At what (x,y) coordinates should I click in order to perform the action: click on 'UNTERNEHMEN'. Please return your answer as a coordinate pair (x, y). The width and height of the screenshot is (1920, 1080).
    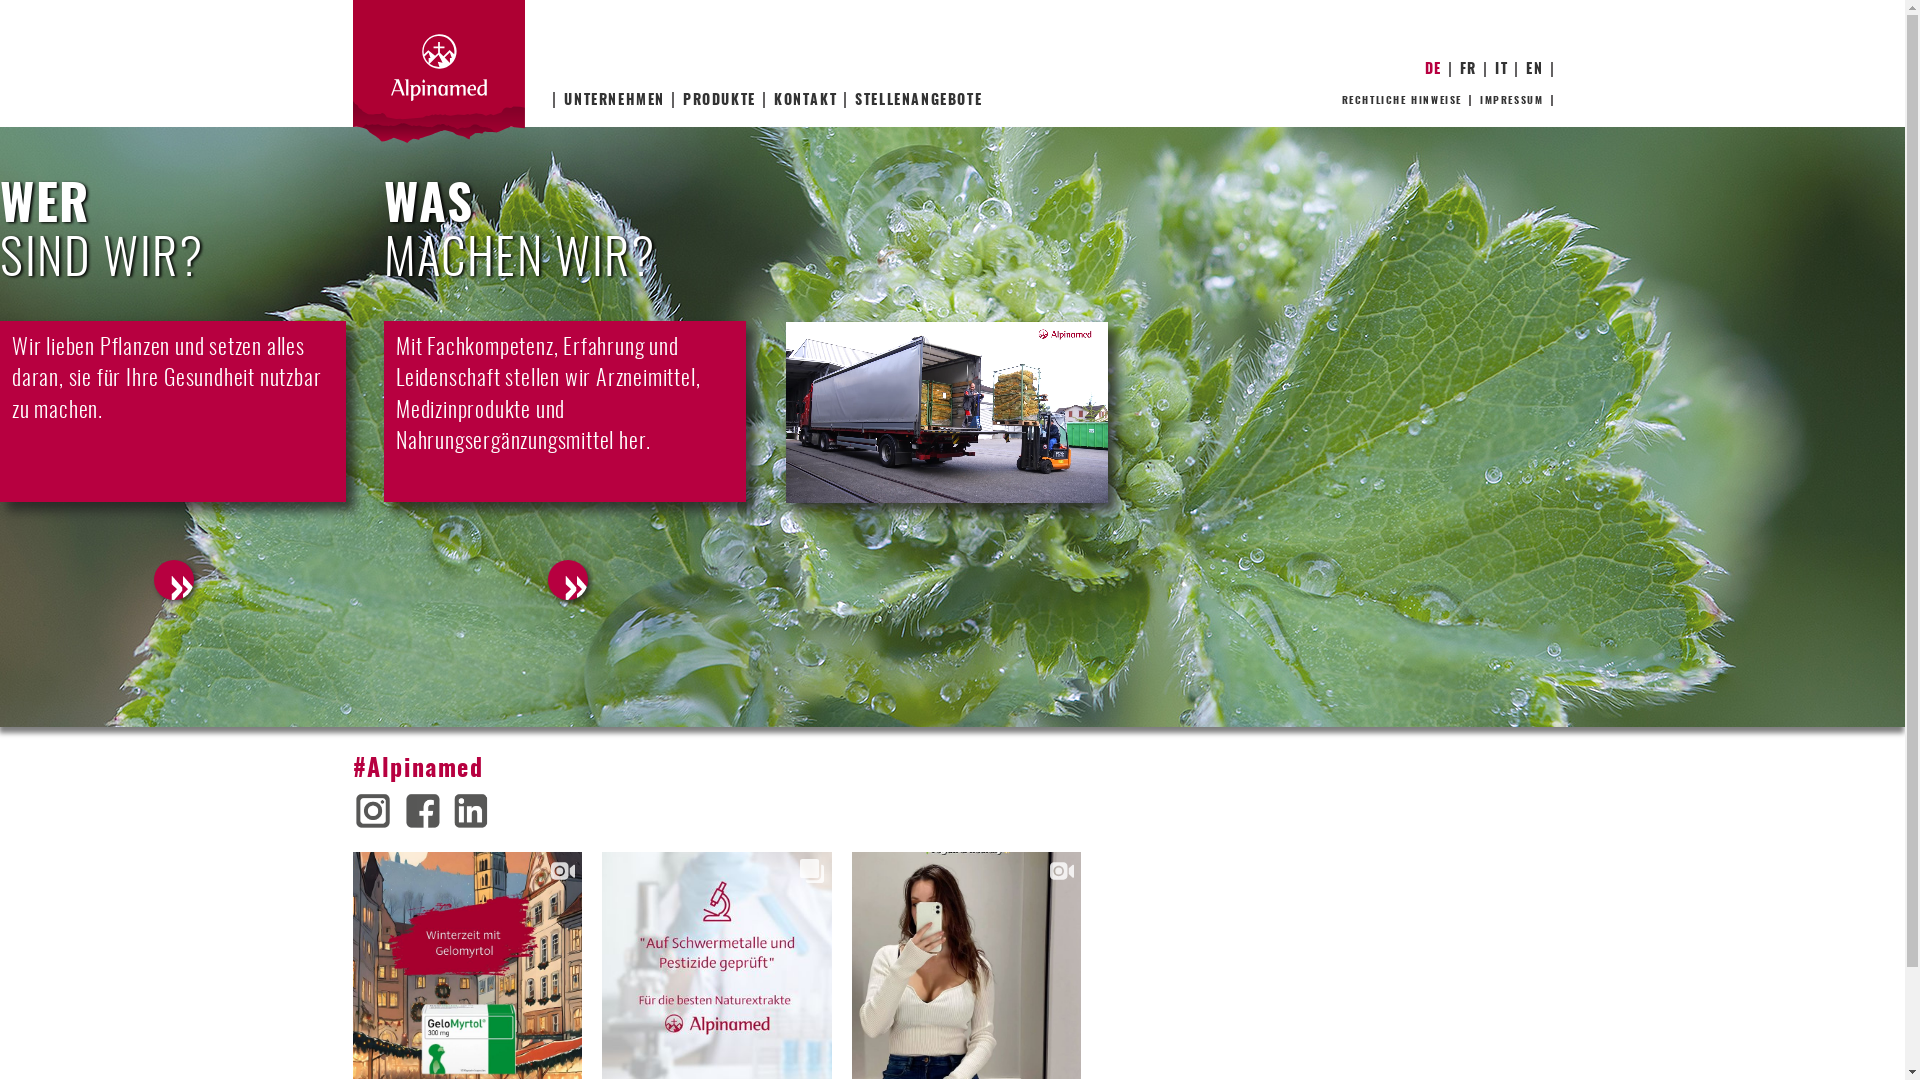
    Looking at the image, I should click on (611, 100).